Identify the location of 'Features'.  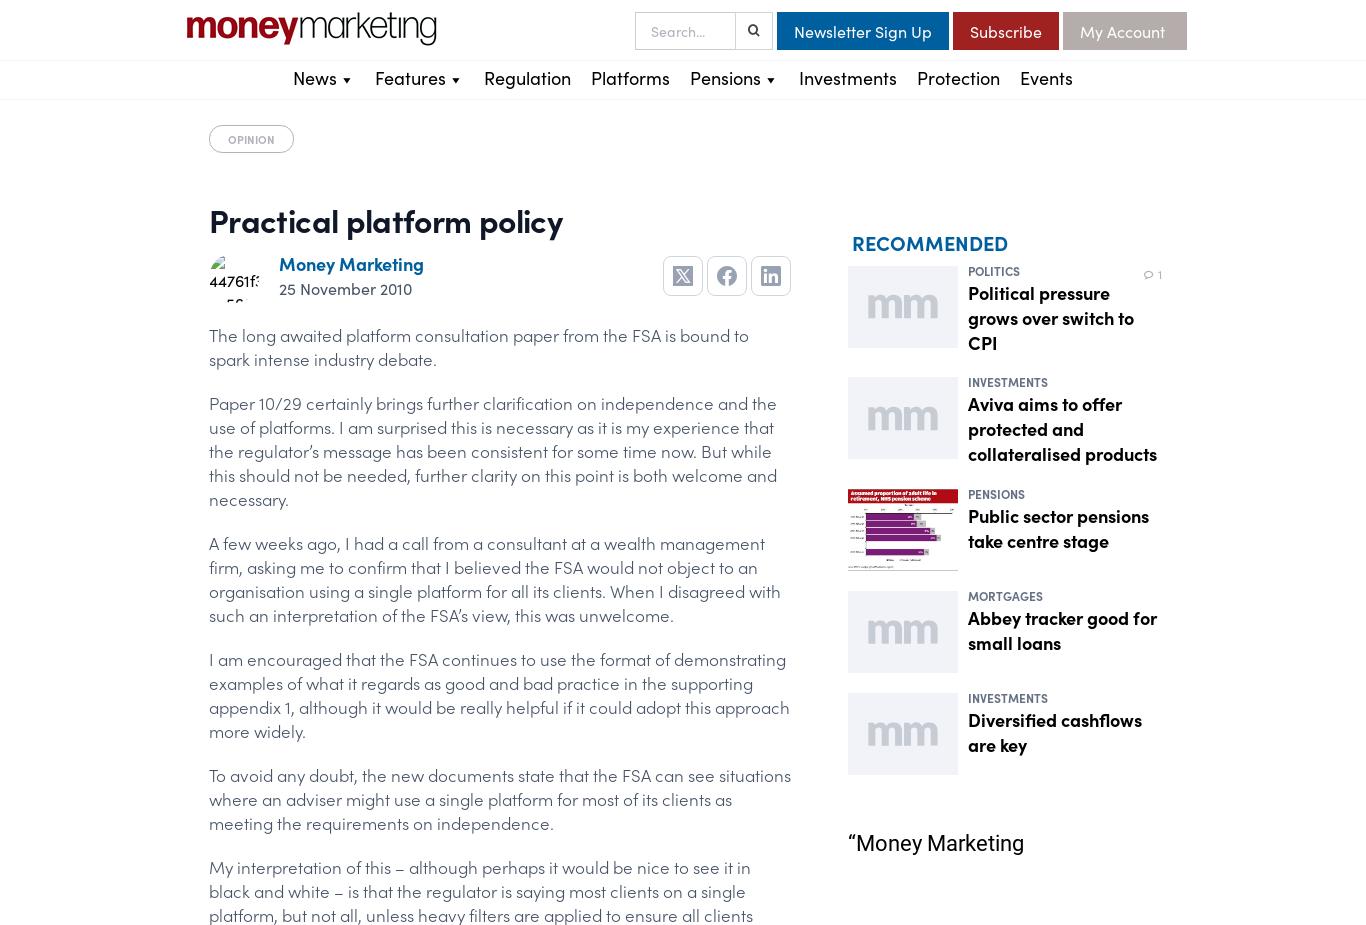
(409, 76).